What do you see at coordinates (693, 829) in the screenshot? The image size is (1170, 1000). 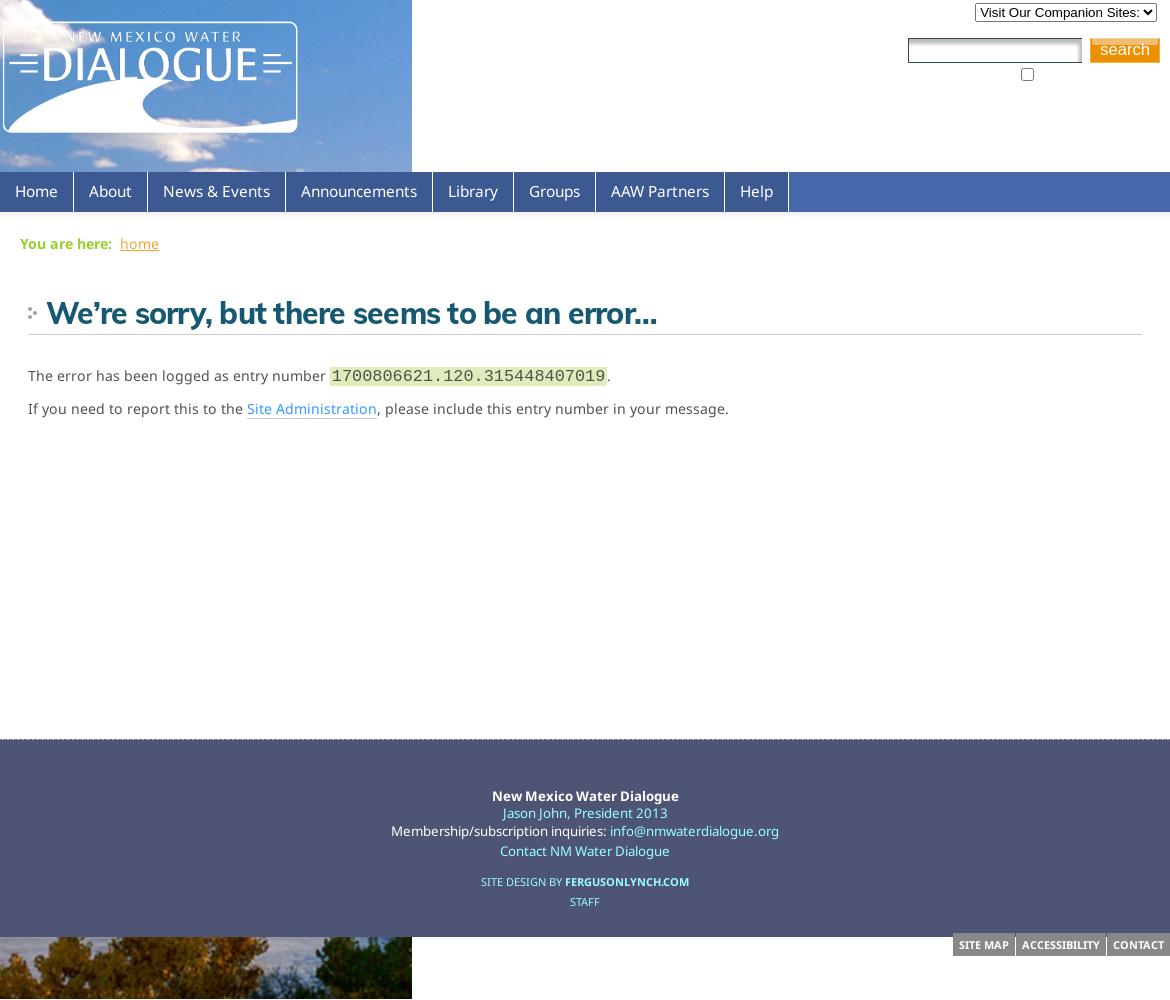 I see `'info@nmwaterdialogue.org'` at bounding box center [693, 829].